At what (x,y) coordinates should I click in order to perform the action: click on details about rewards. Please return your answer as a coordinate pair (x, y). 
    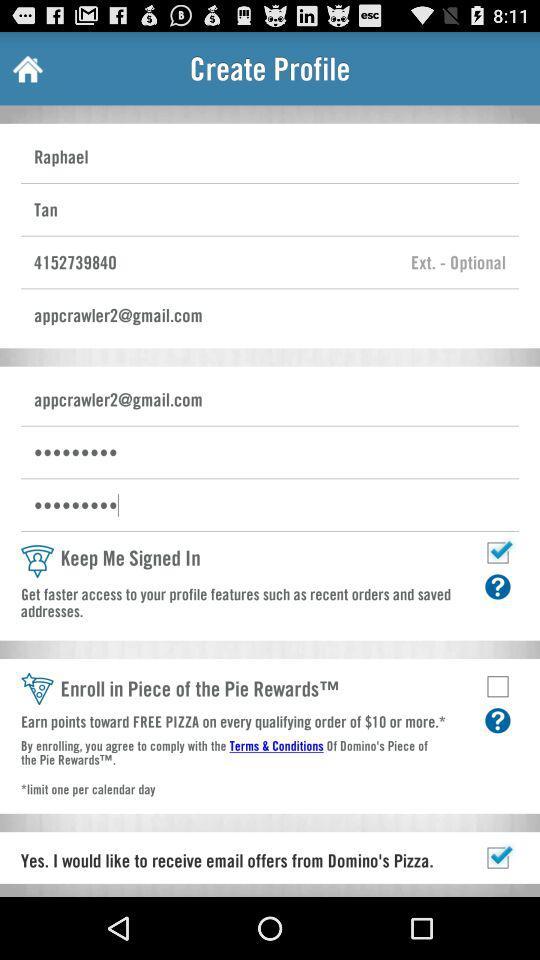
    Looking at the image, I should click on (496, 720).